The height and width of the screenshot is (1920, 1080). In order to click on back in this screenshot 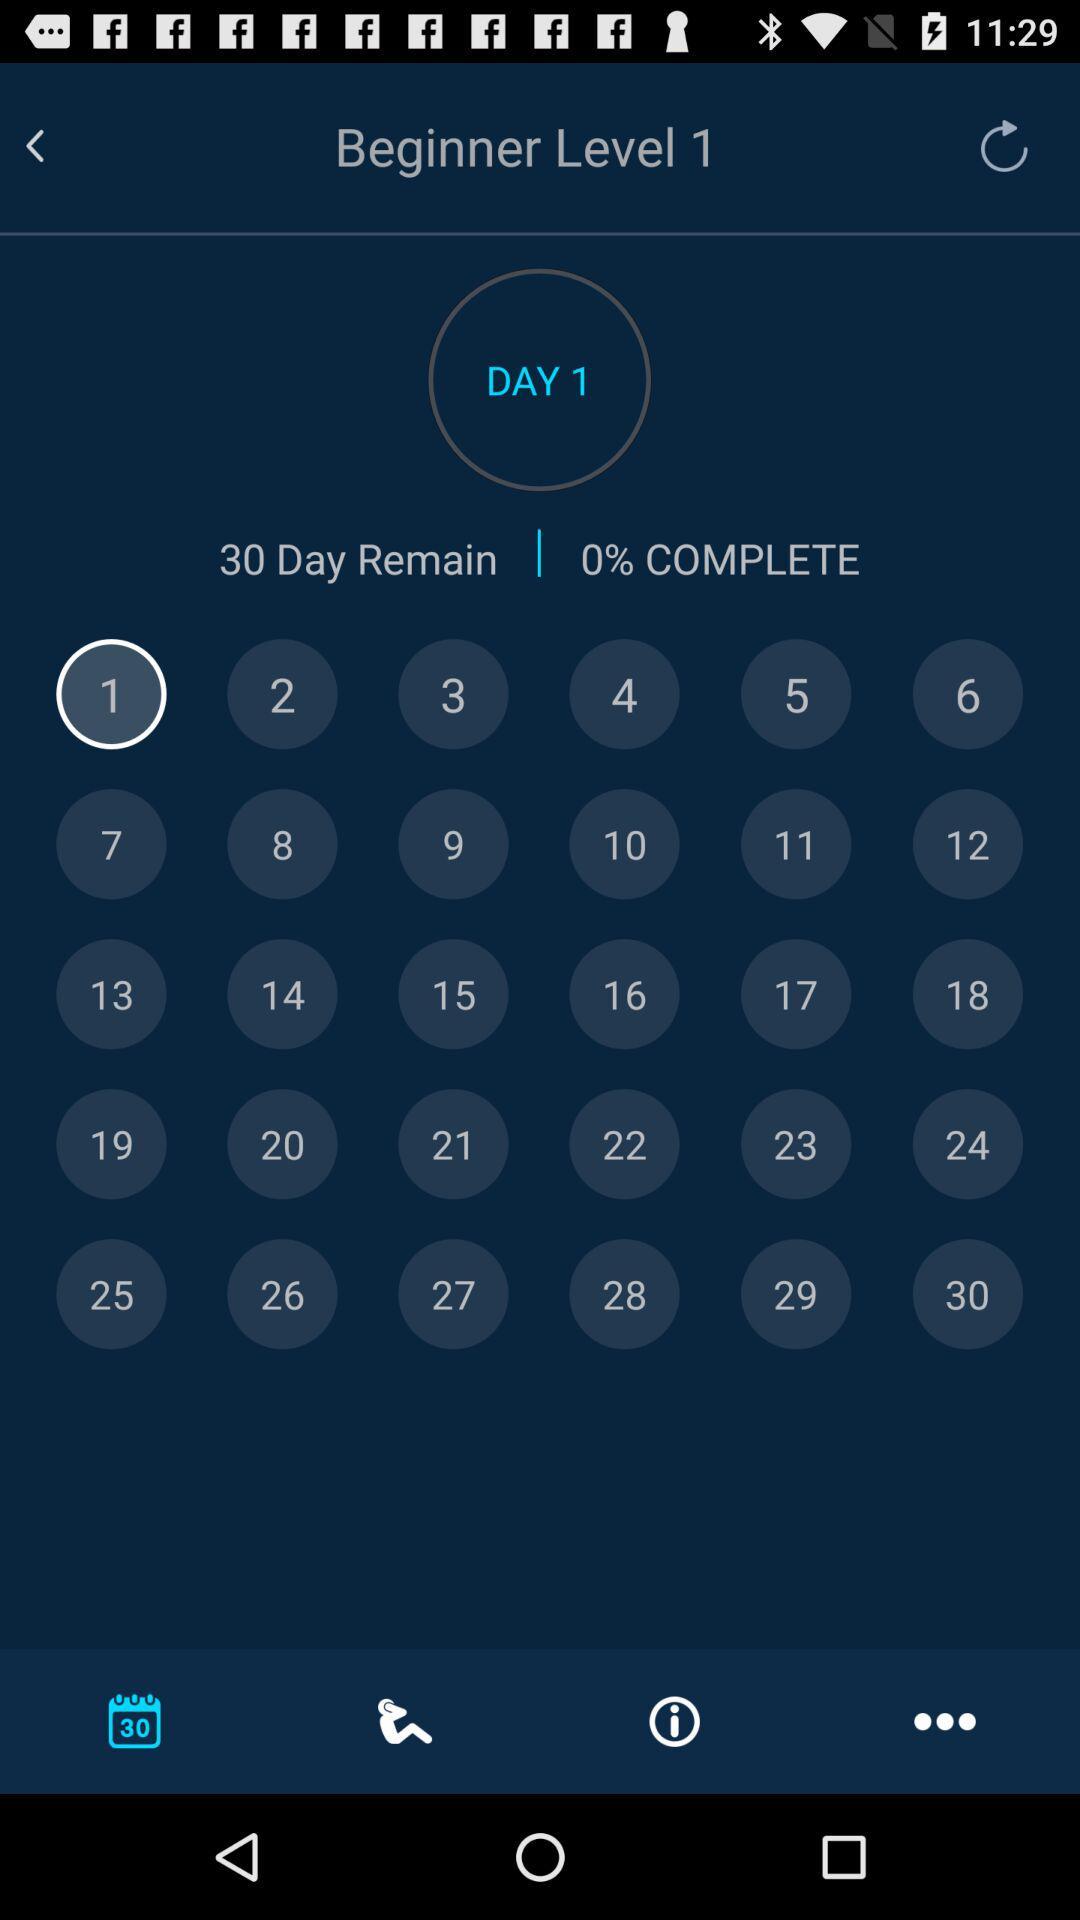, I will do `click(58, 145)`.